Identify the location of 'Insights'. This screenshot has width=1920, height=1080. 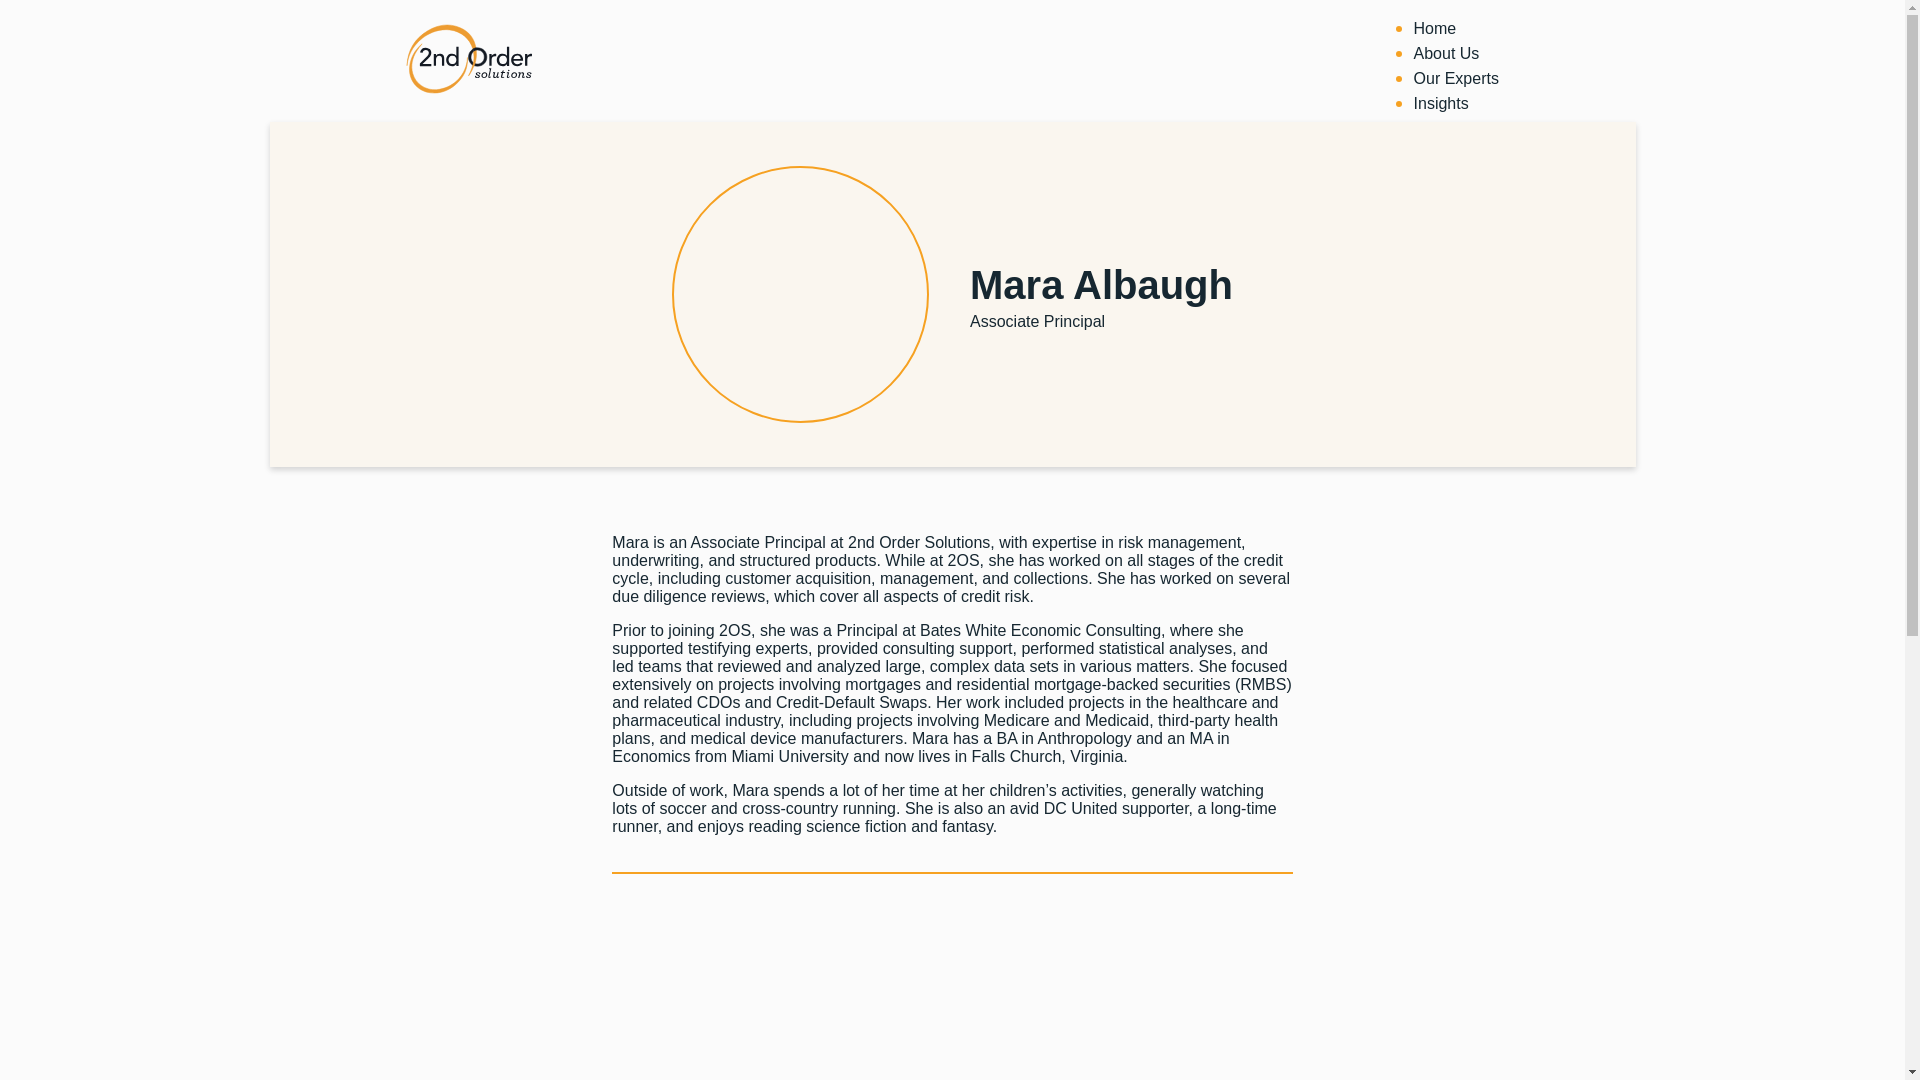
(1441, 103).